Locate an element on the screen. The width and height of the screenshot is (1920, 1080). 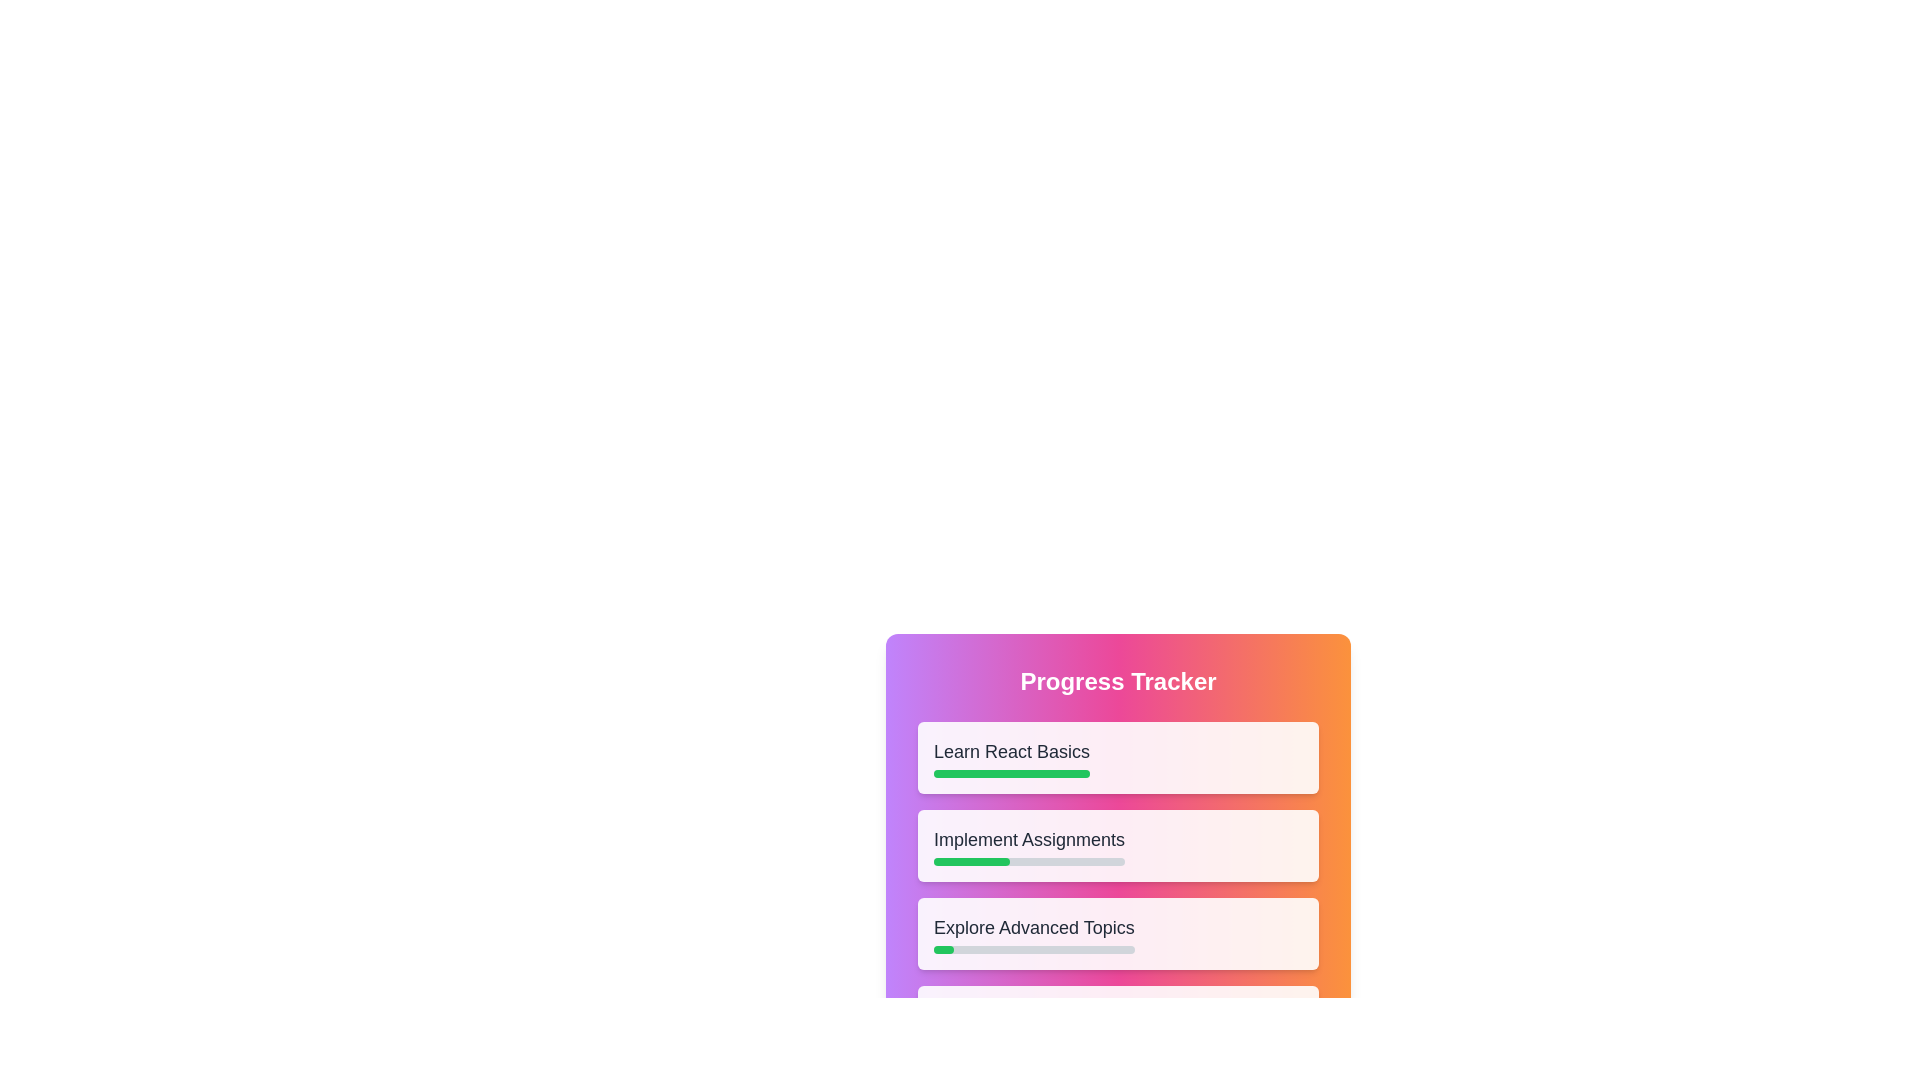
the task titled 'Learn React Basics' is located at coordinates (1012, 758).